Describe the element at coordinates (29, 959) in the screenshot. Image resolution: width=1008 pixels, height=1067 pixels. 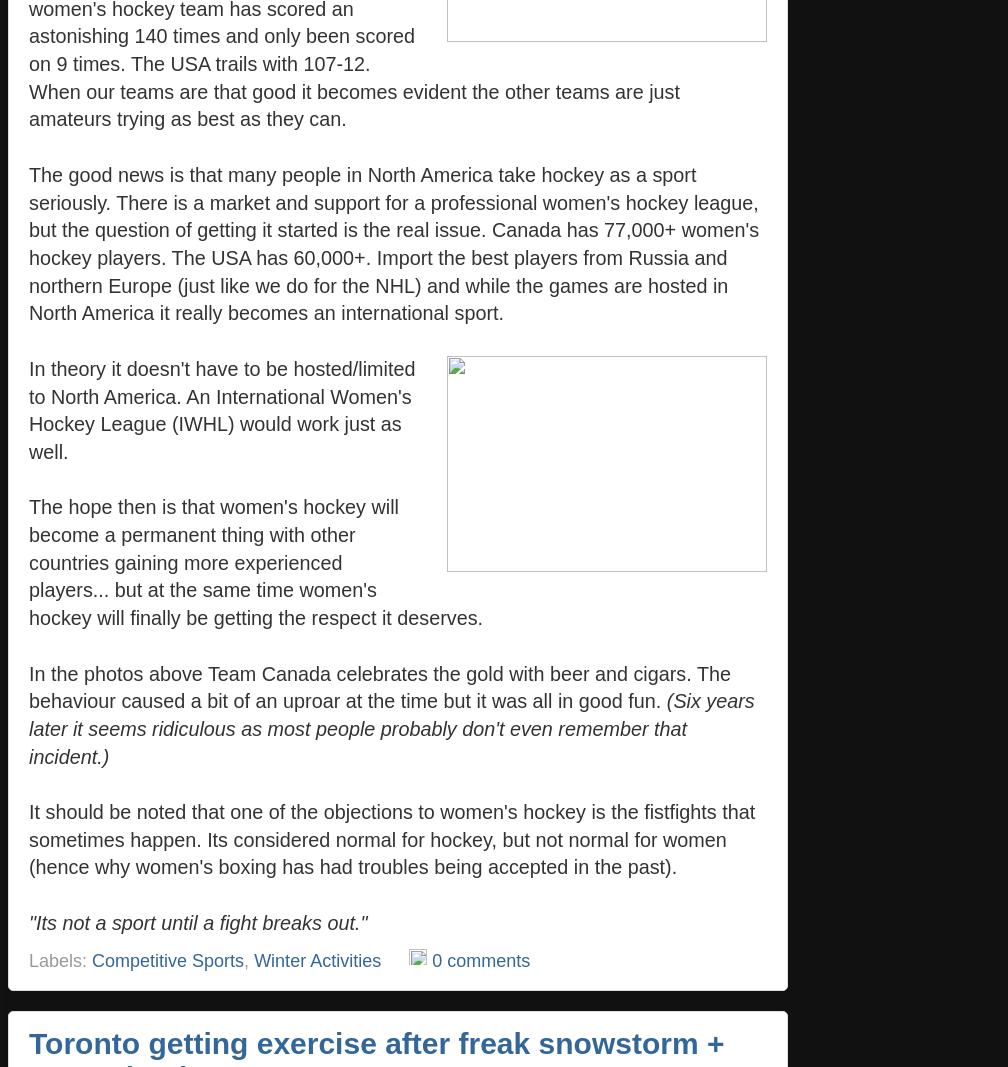
I see `'Labels:'` at that location.